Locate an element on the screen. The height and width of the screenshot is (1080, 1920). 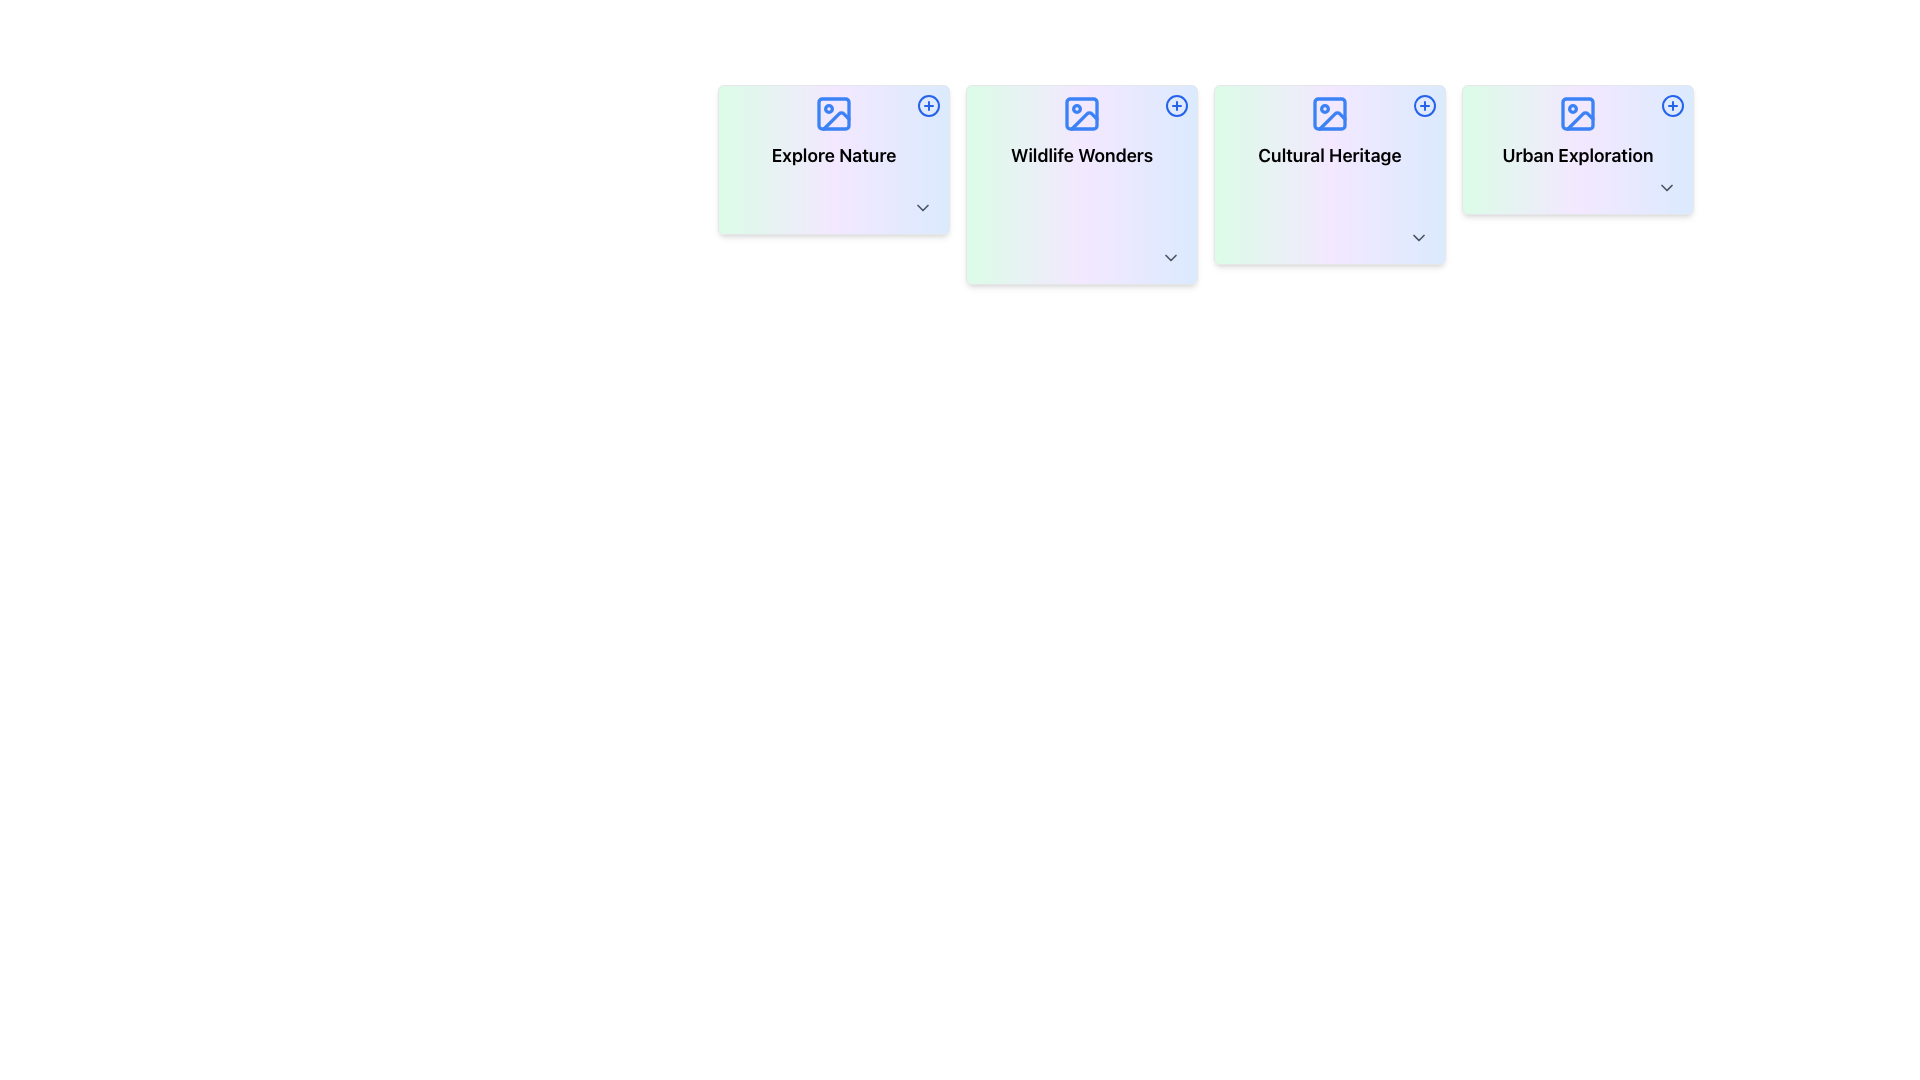
the title text of the second card in the collection, which is positioned between the first card labeled 'Explore Nature' and the third card labeled 'Cultural Heritage' is located at coordinates (1080, 154).